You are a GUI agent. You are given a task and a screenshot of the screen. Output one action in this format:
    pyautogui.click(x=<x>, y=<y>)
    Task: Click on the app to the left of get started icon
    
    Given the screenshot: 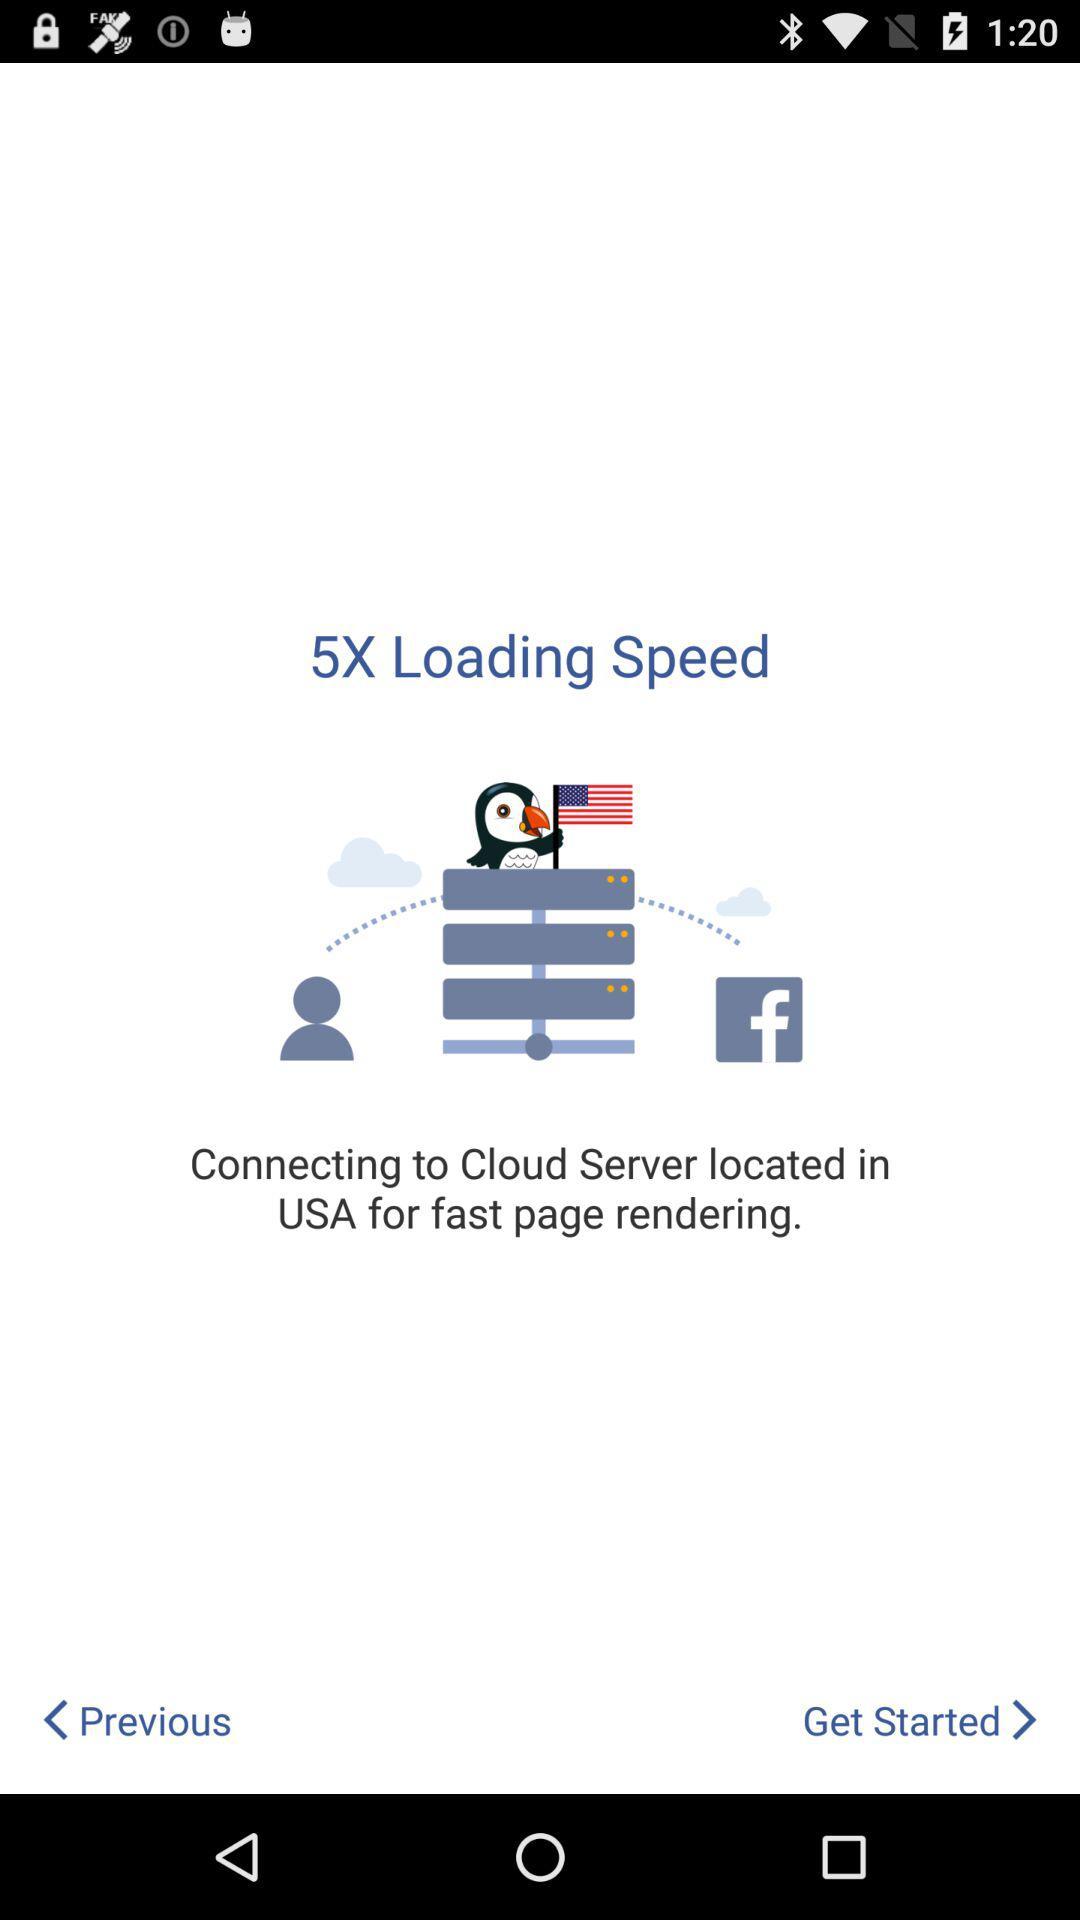 What is the action you would take?
    pyautogui.click(x=135, y=1719)
    